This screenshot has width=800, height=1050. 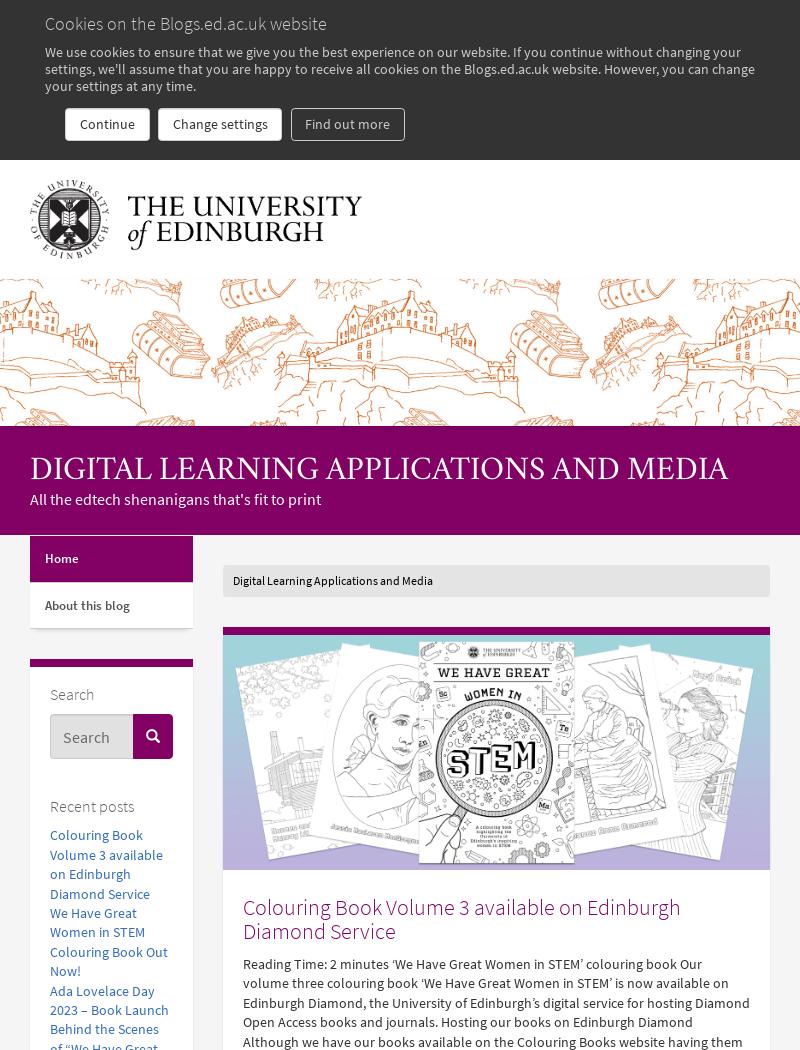 What do you see at coordinates (363, 962) in the screenshot?
I see `'minutes'` at bounding box center [363, 962].